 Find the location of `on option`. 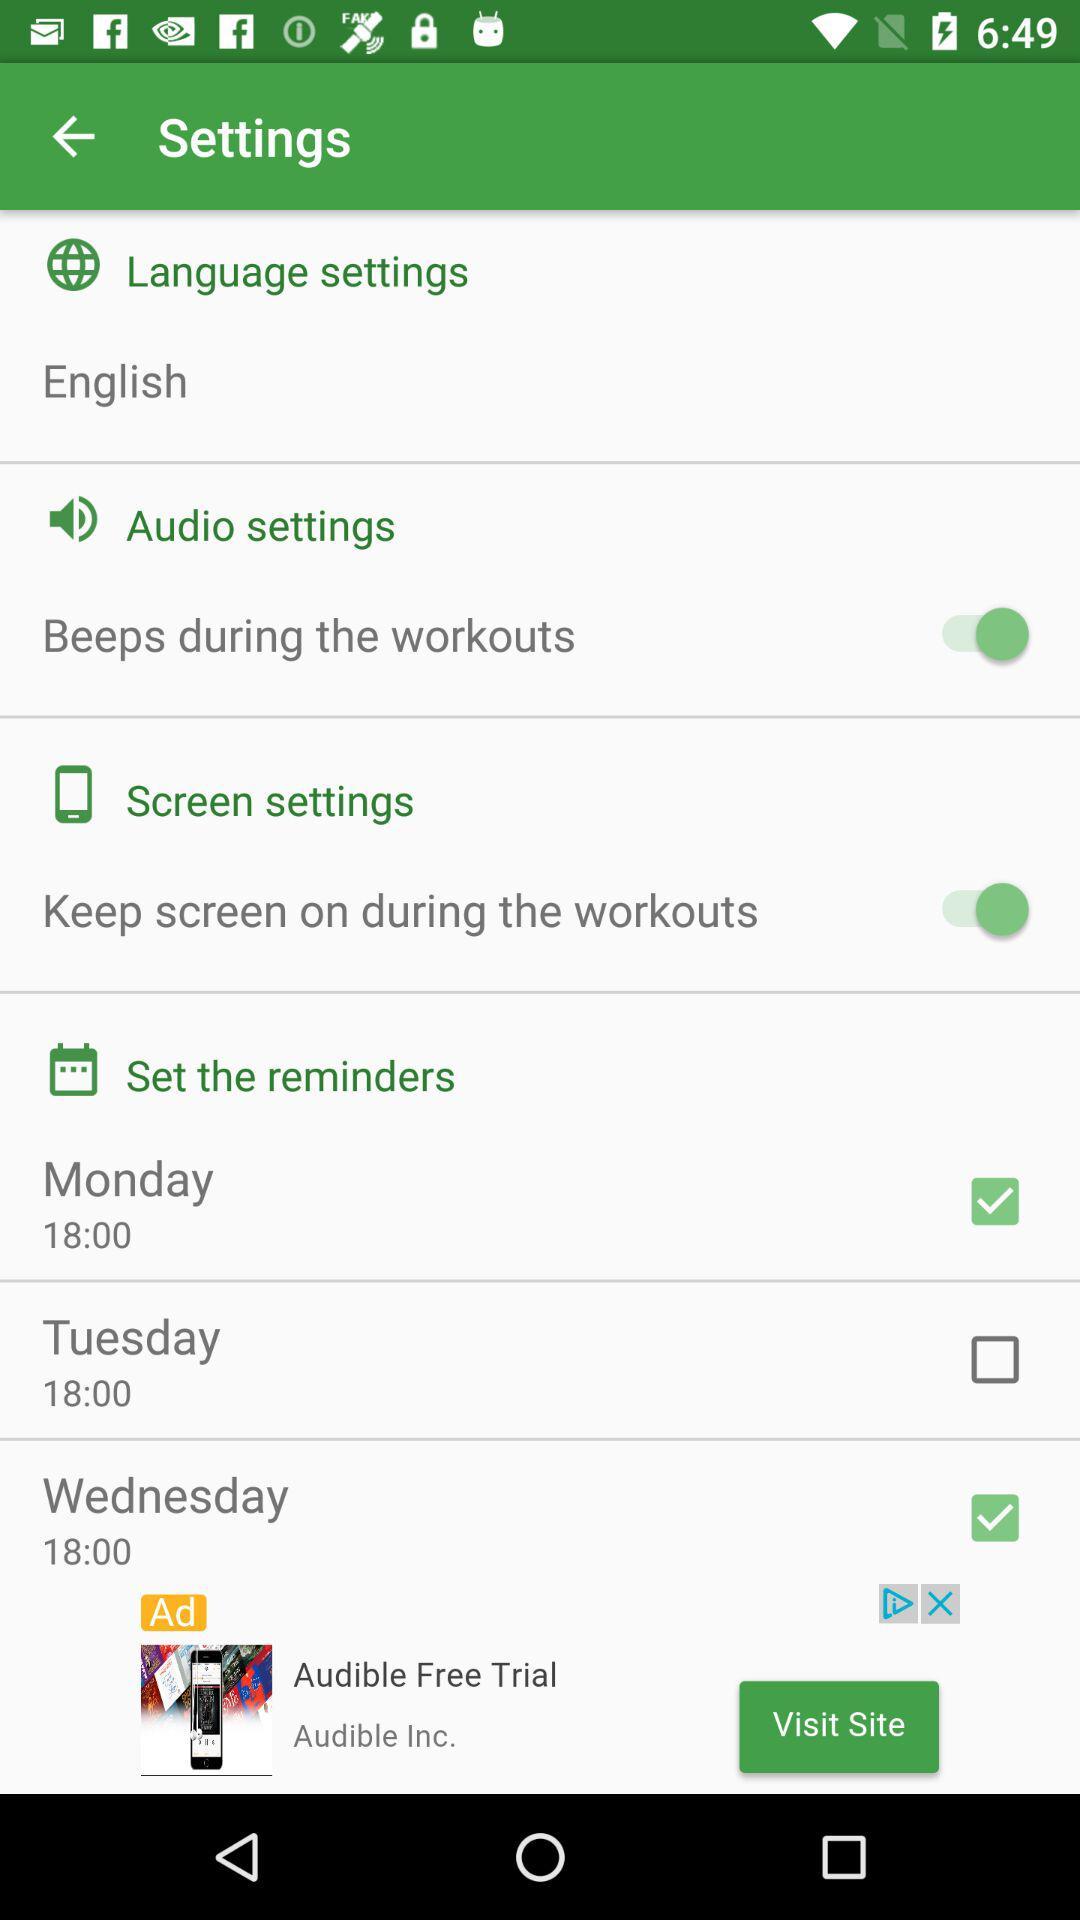

on option is located at coordinates (995, 1200).